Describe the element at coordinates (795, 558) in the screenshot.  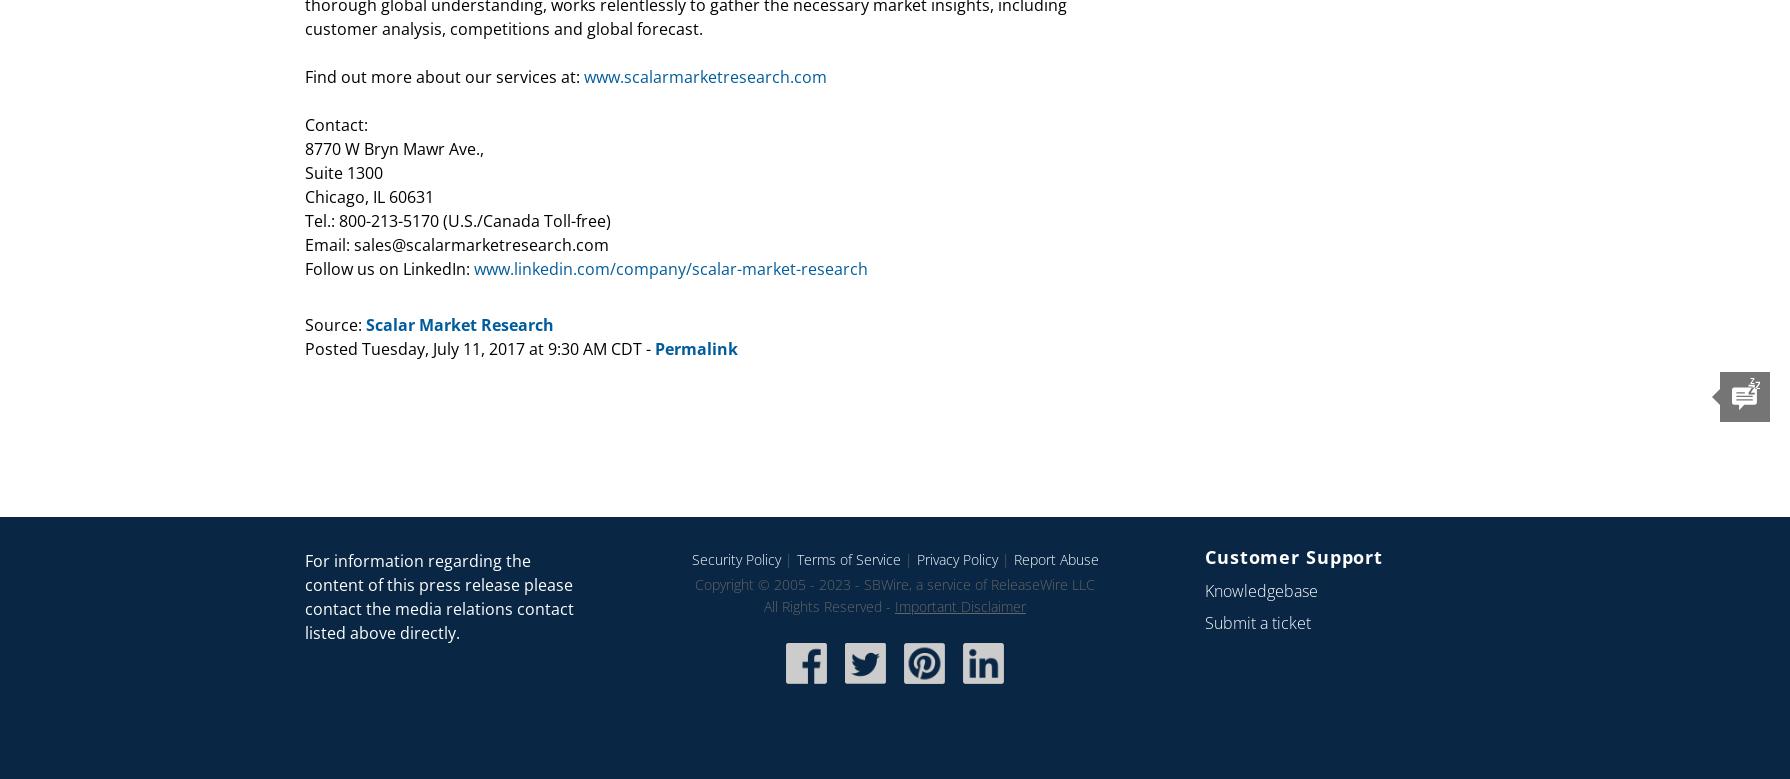
I see `'Terms of Service'` at that location.